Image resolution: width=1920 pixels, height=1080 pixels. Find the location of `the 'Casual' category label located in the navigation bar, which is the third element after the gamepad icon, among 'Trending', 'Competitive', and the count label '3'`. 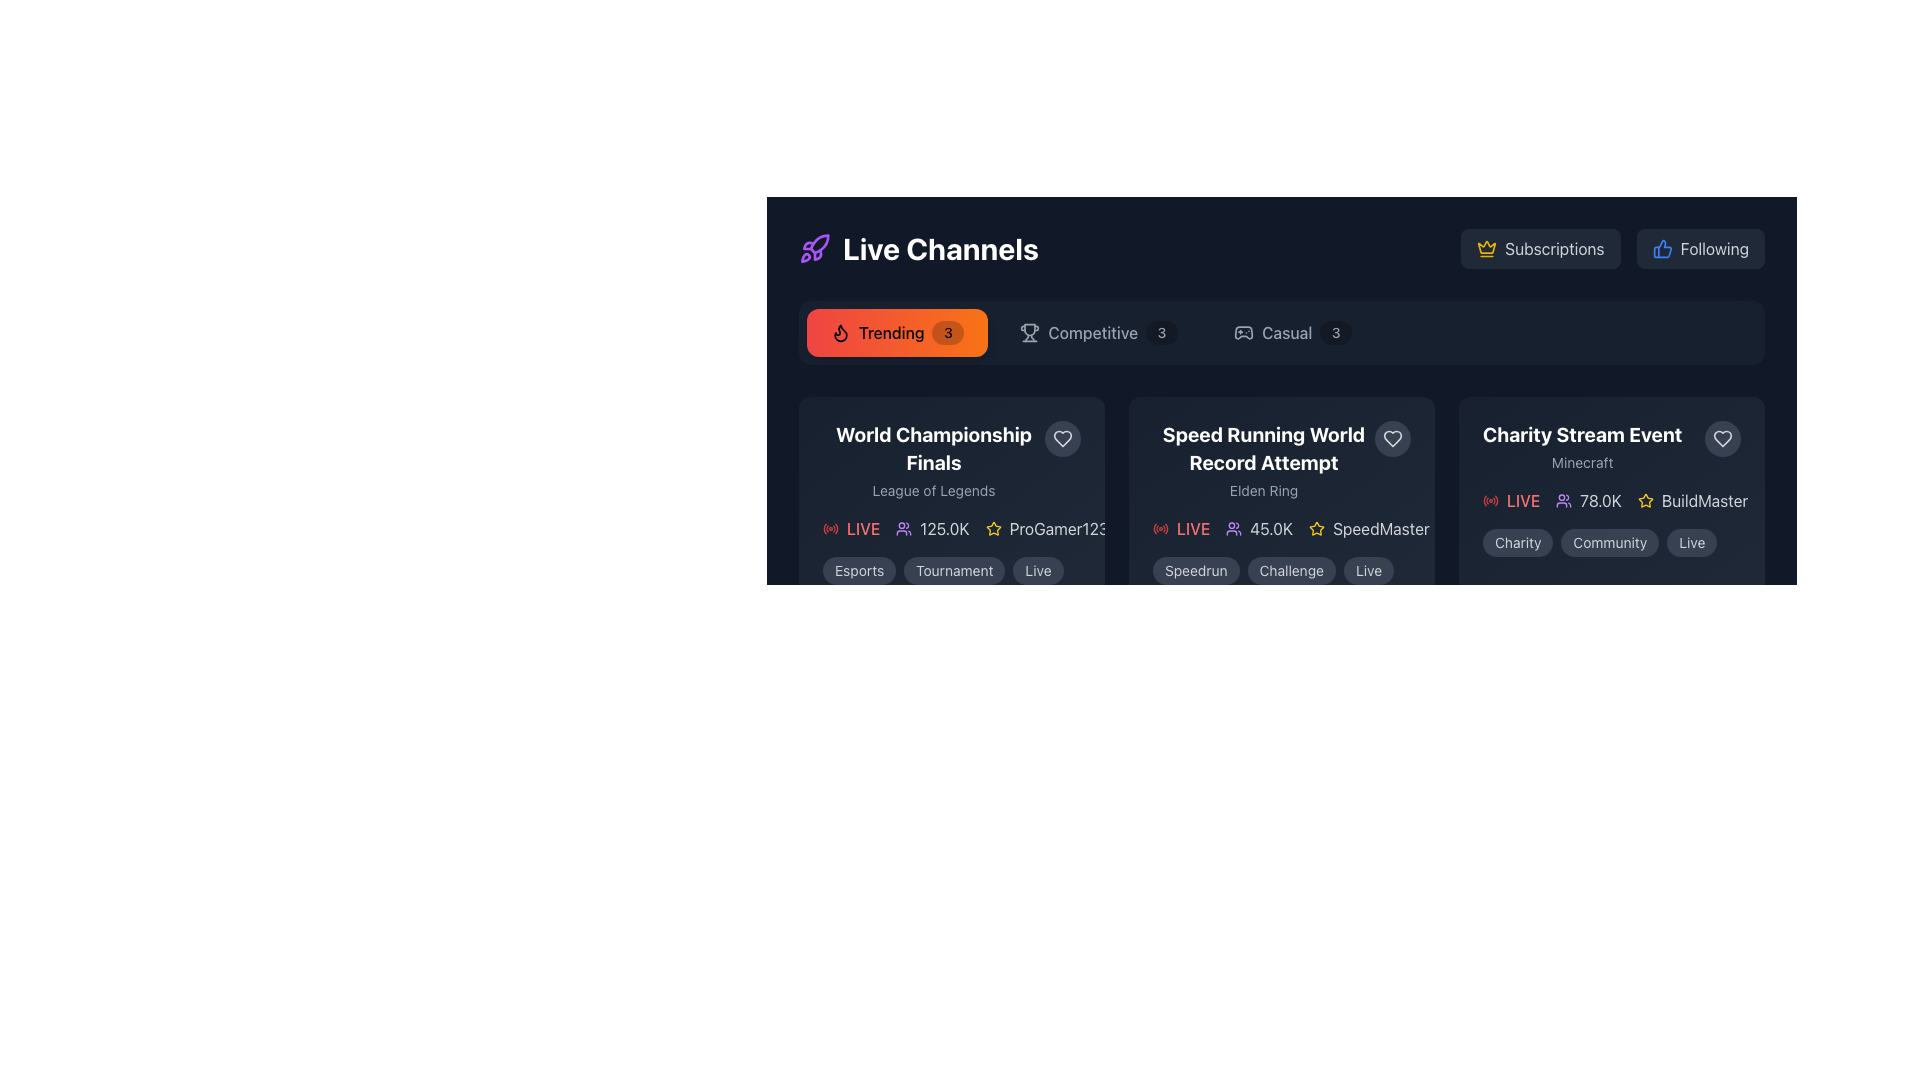

the 'Casual' category label located in the navigation bar, which is the third element after the gamepad icon, among 'Trending', 'Competitive', and the count label '3' is located at coordinates (1287, 331).